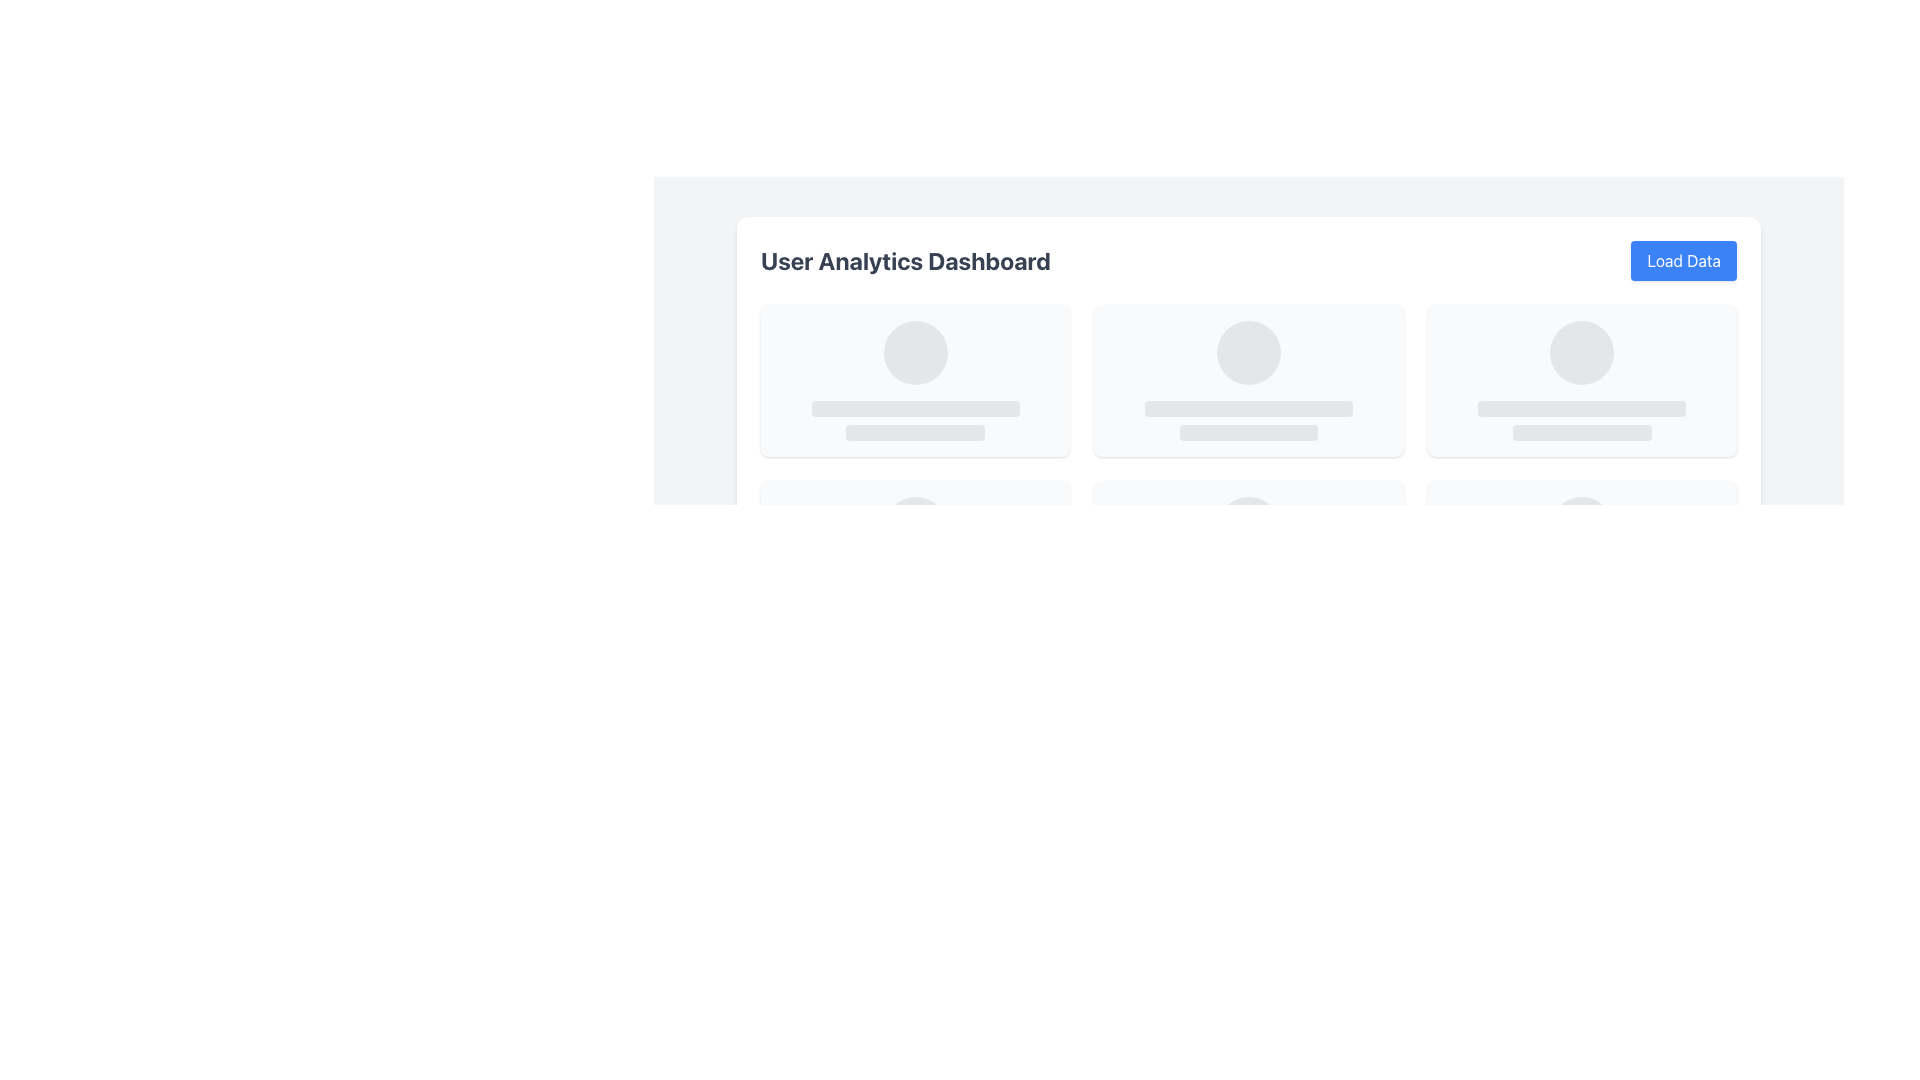 The width and height of the screenshot is (1920, 1080). What do you see at coordinates (1683, 260) in the screenshot?
I see `the 'Load Data' button, which is a rectangular button with a vivid blue background and white text, located at the top-right corner of the User Analytics Dashboard` at bounding box center [1683, 260].